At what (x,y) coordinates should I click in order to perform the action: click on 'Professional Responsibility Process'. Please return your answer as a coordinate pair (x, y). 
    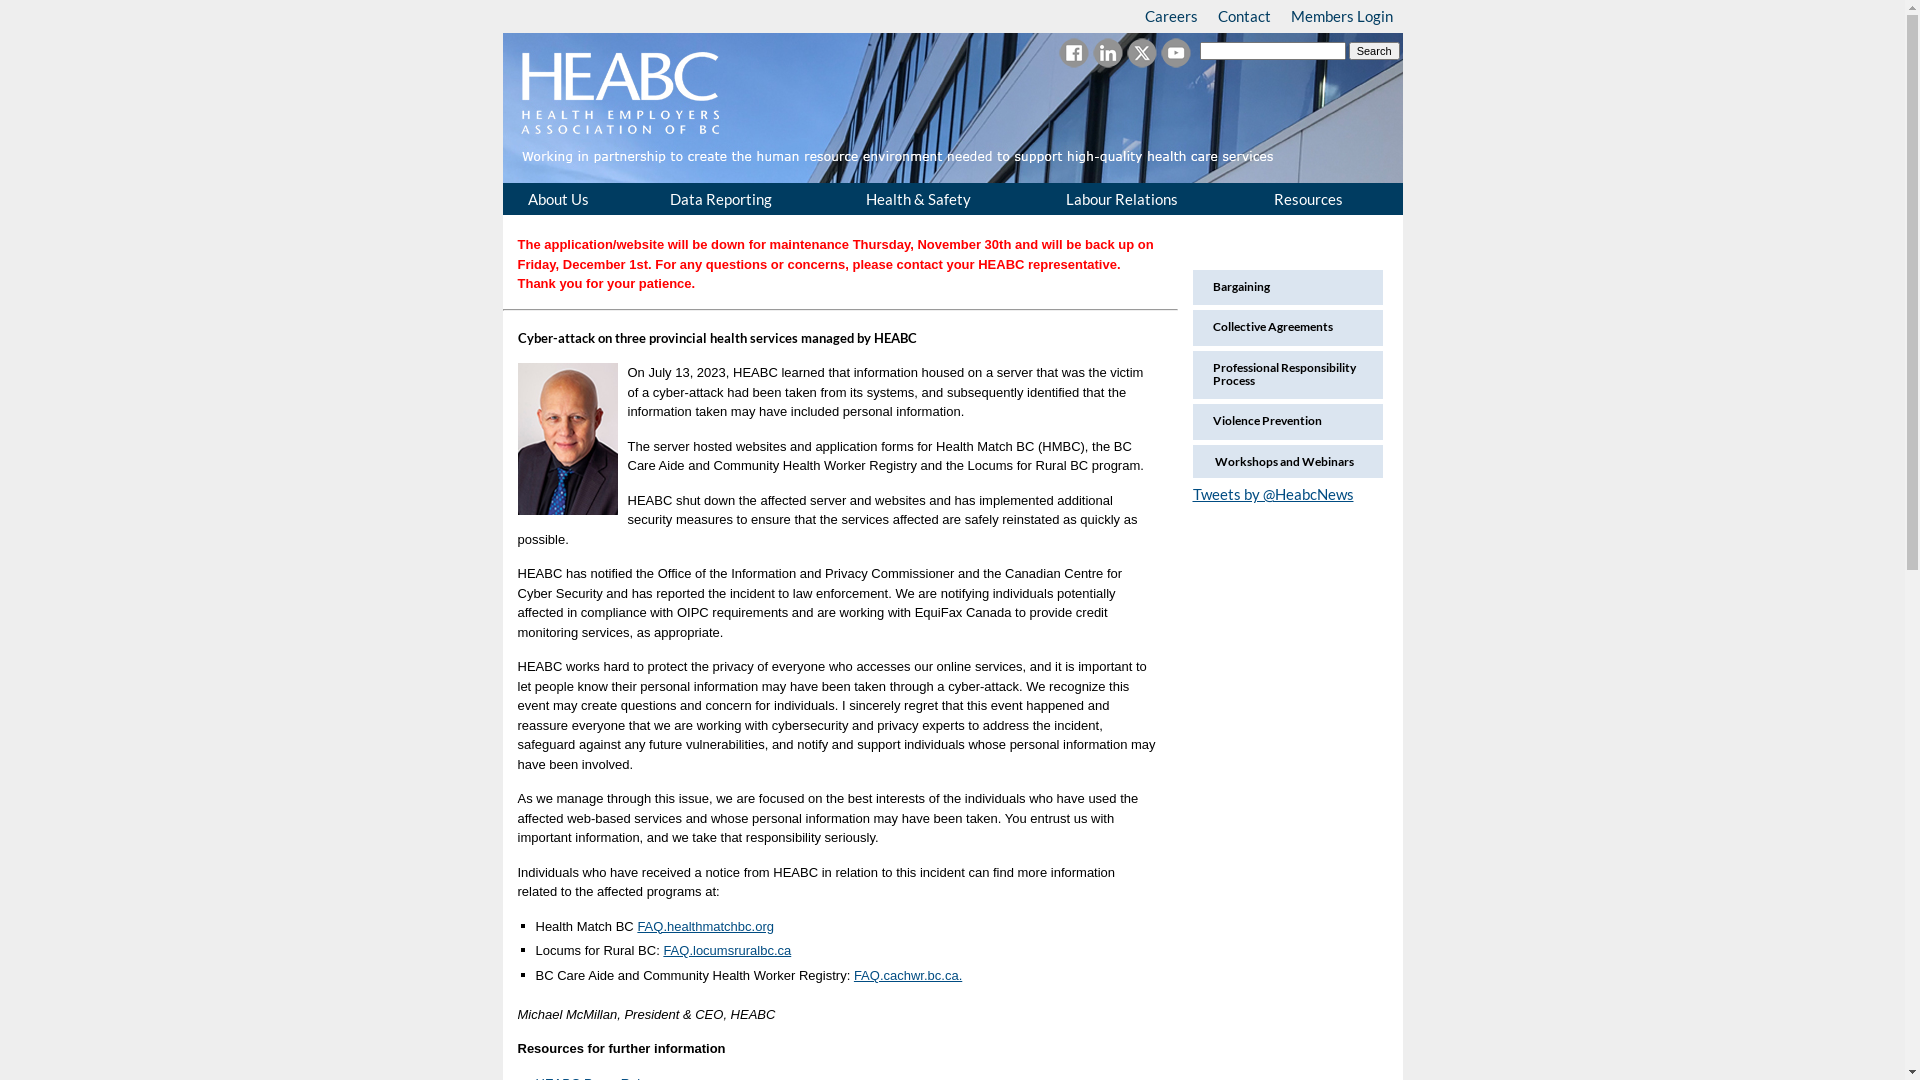
    Looking at the image, I should click on (1286, 392).